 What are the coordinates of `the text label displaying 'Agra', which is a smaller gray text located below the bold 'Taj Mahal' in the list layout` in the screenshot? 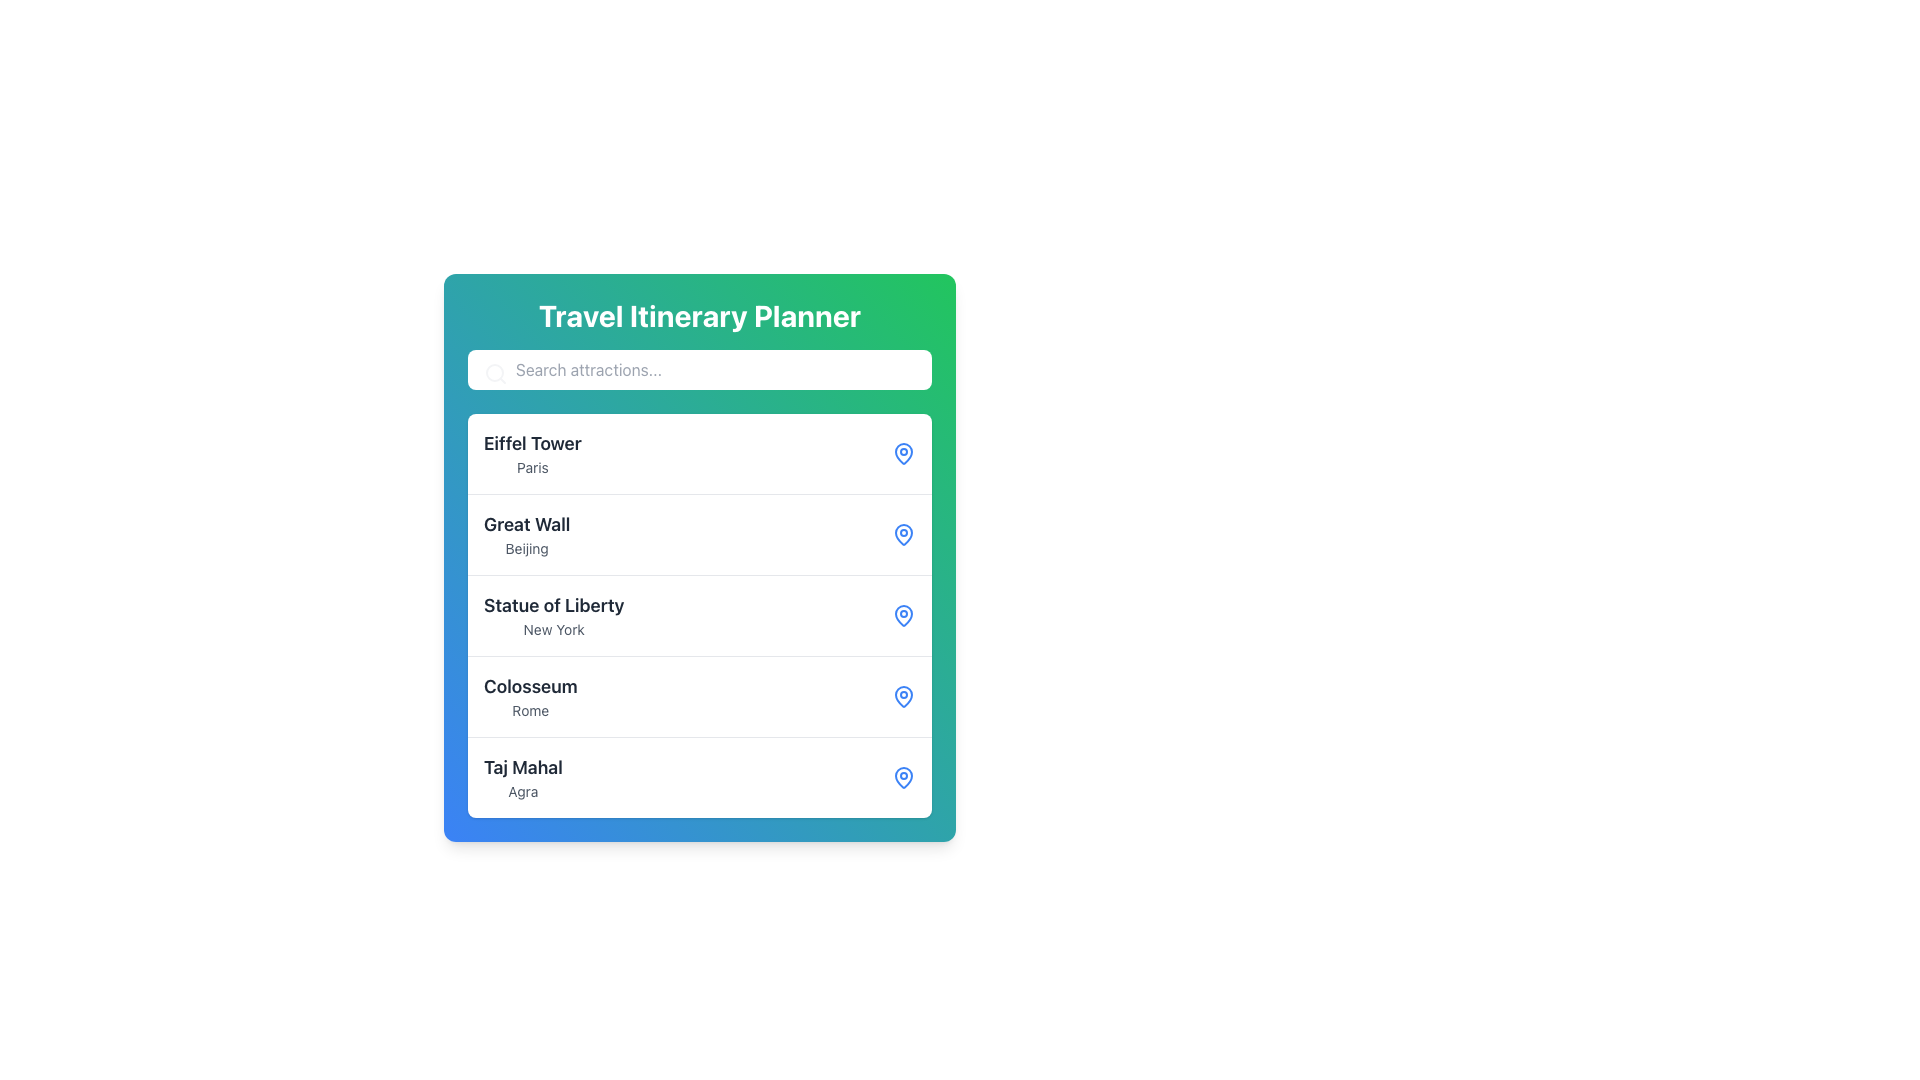 It's located at (523, 790).